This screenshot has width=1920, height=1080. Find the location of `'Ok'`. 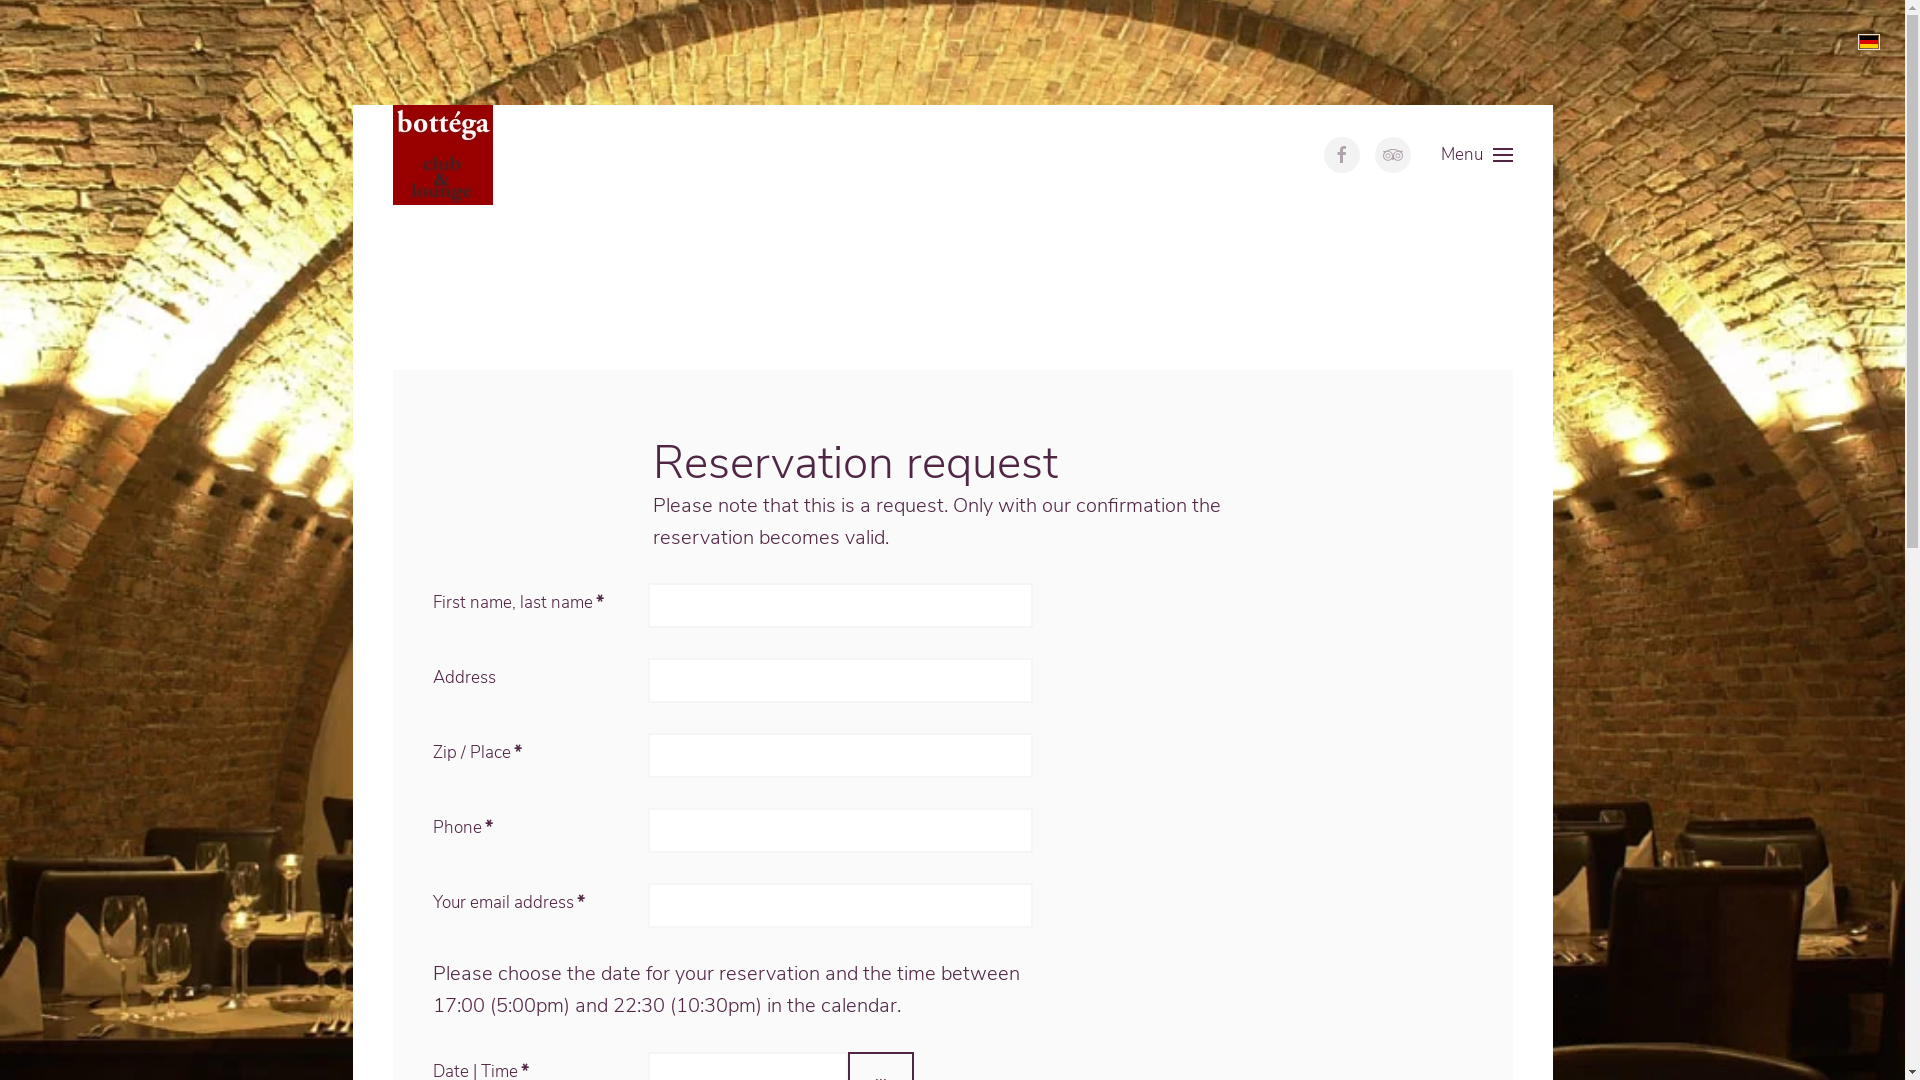

'Ok' is located at coordinates (1455, 51).